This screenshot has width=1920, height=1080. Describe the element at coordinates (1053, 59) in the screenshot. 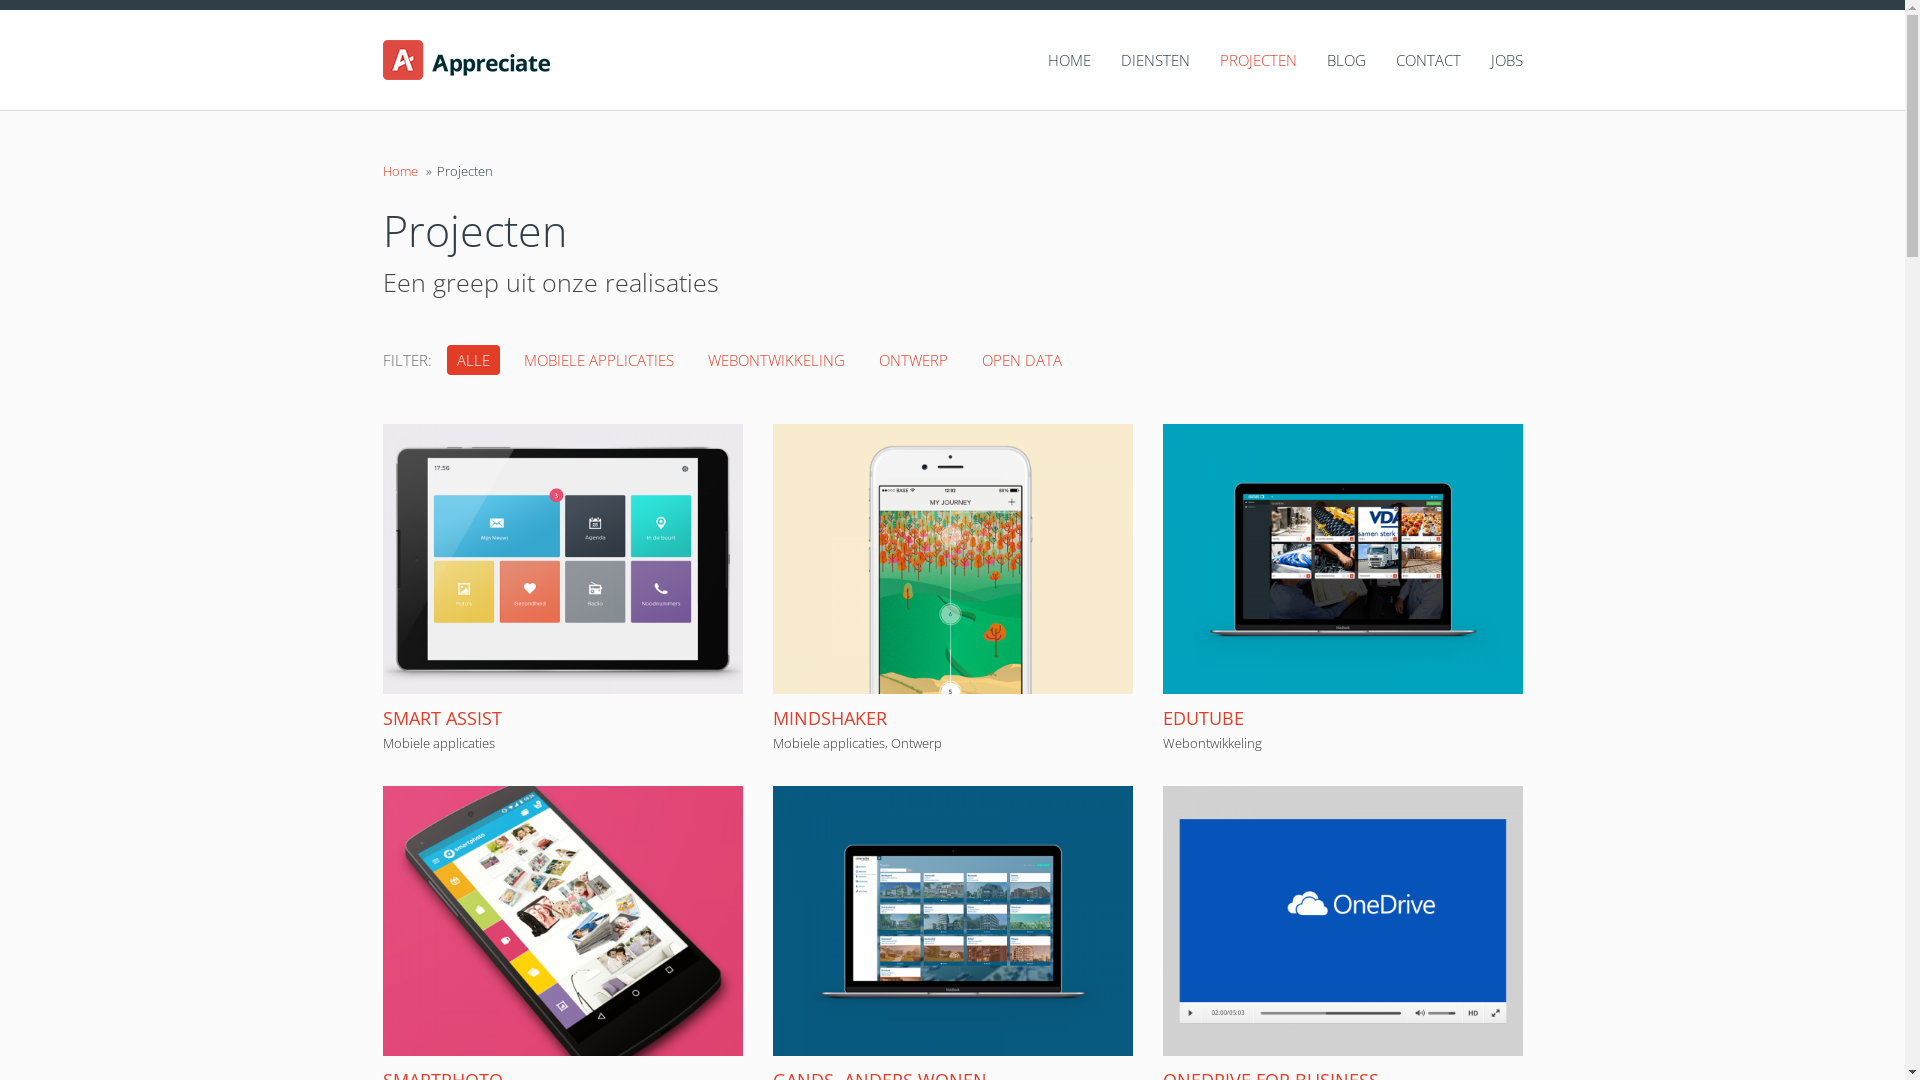

I see `'HOME'` at that location.